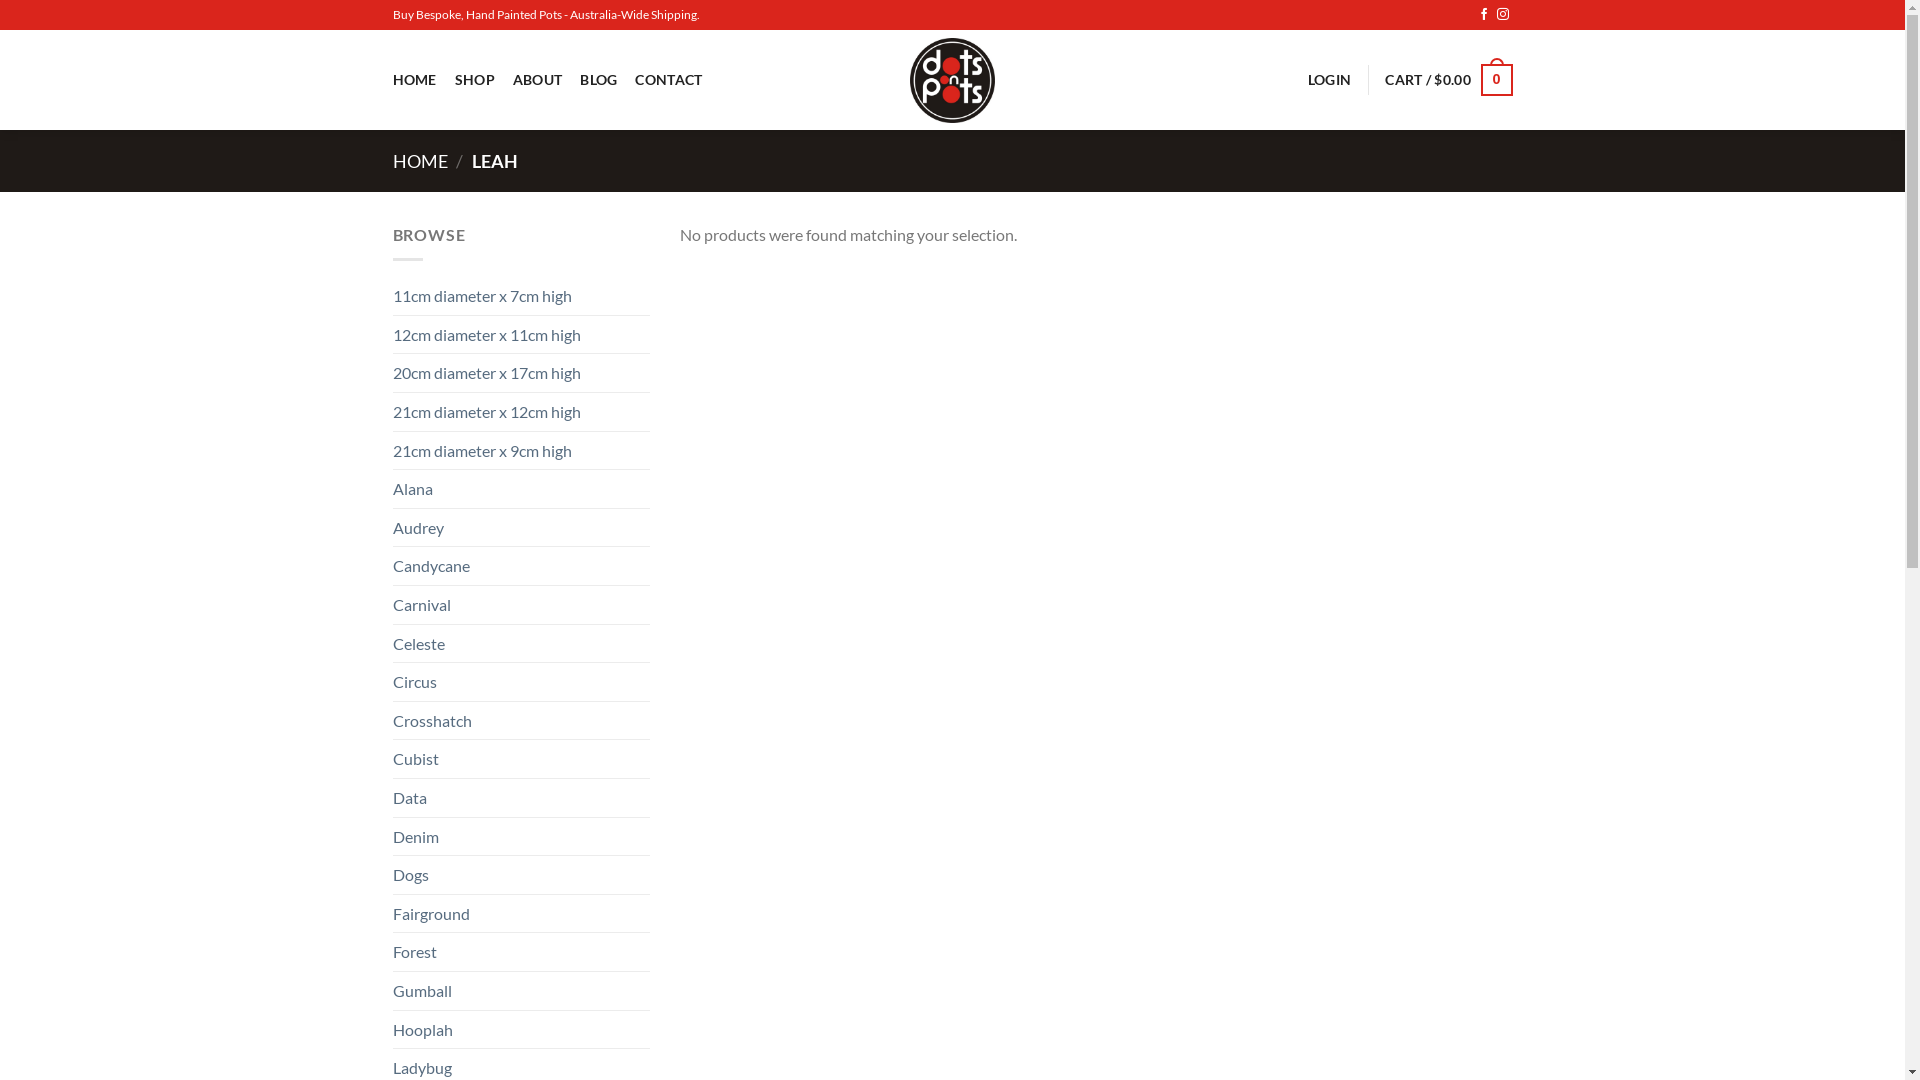 This screenshot has height=1080, width=1920. I want to click on 'Fairground', so click(521, 914).